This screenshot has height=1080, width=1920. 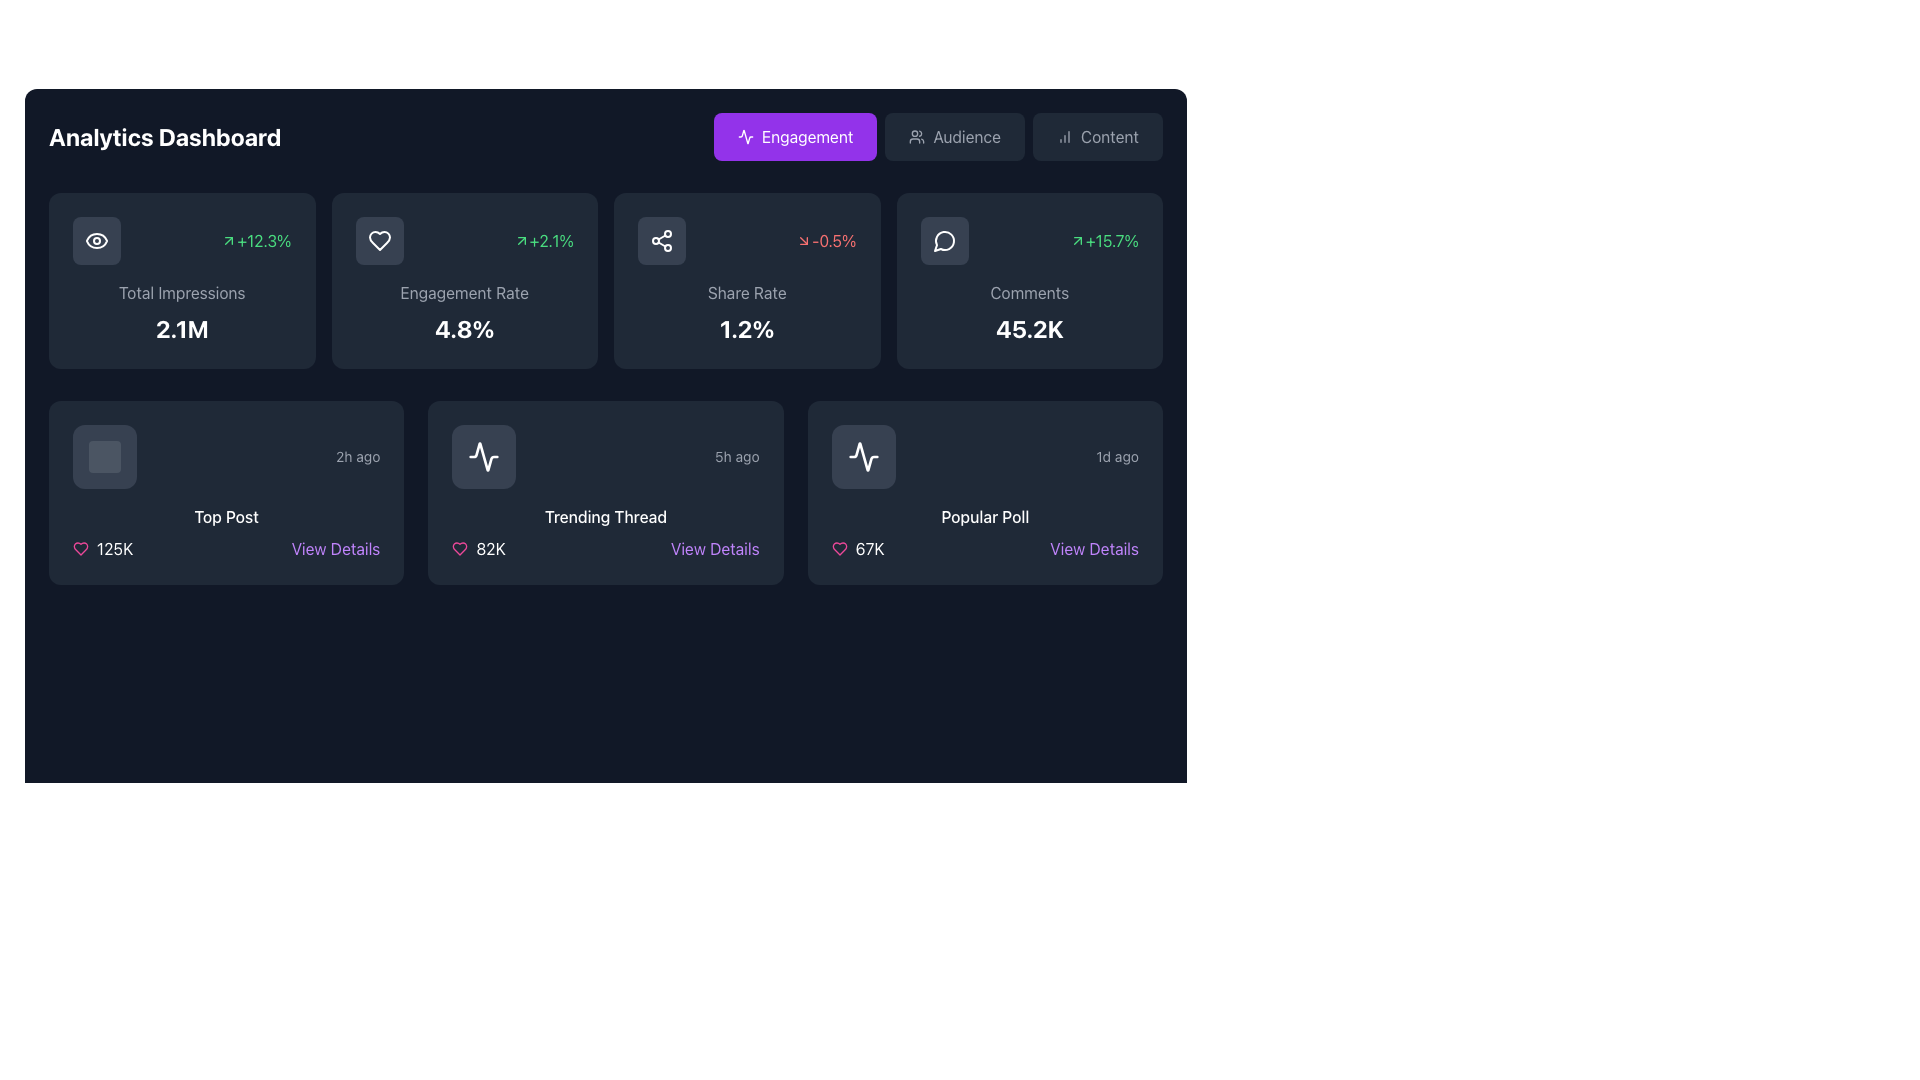 I want to click on displayed text of the heading 'Trending Thread' located in the middle card of the three-card layout, positioned below the visual icon and timestamp, and above the count indicator and link to 'View Details', so click(x=604, y=515).